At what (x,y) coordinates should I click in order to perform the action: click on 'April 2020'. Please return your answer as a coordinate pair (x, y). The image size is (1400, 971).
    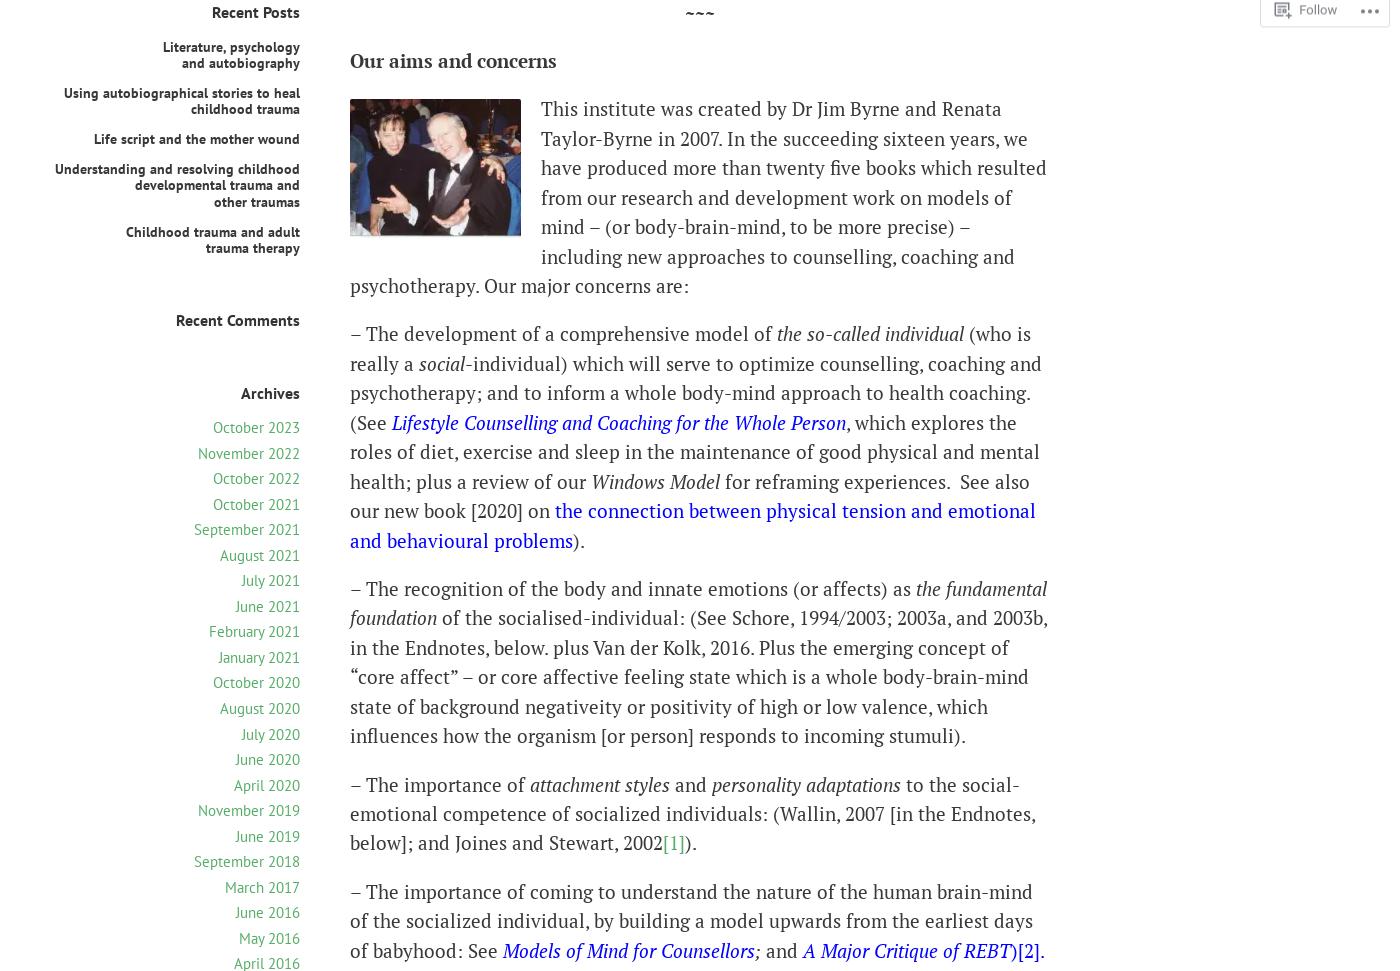
    Looking at the image, I should click on (233, 784).